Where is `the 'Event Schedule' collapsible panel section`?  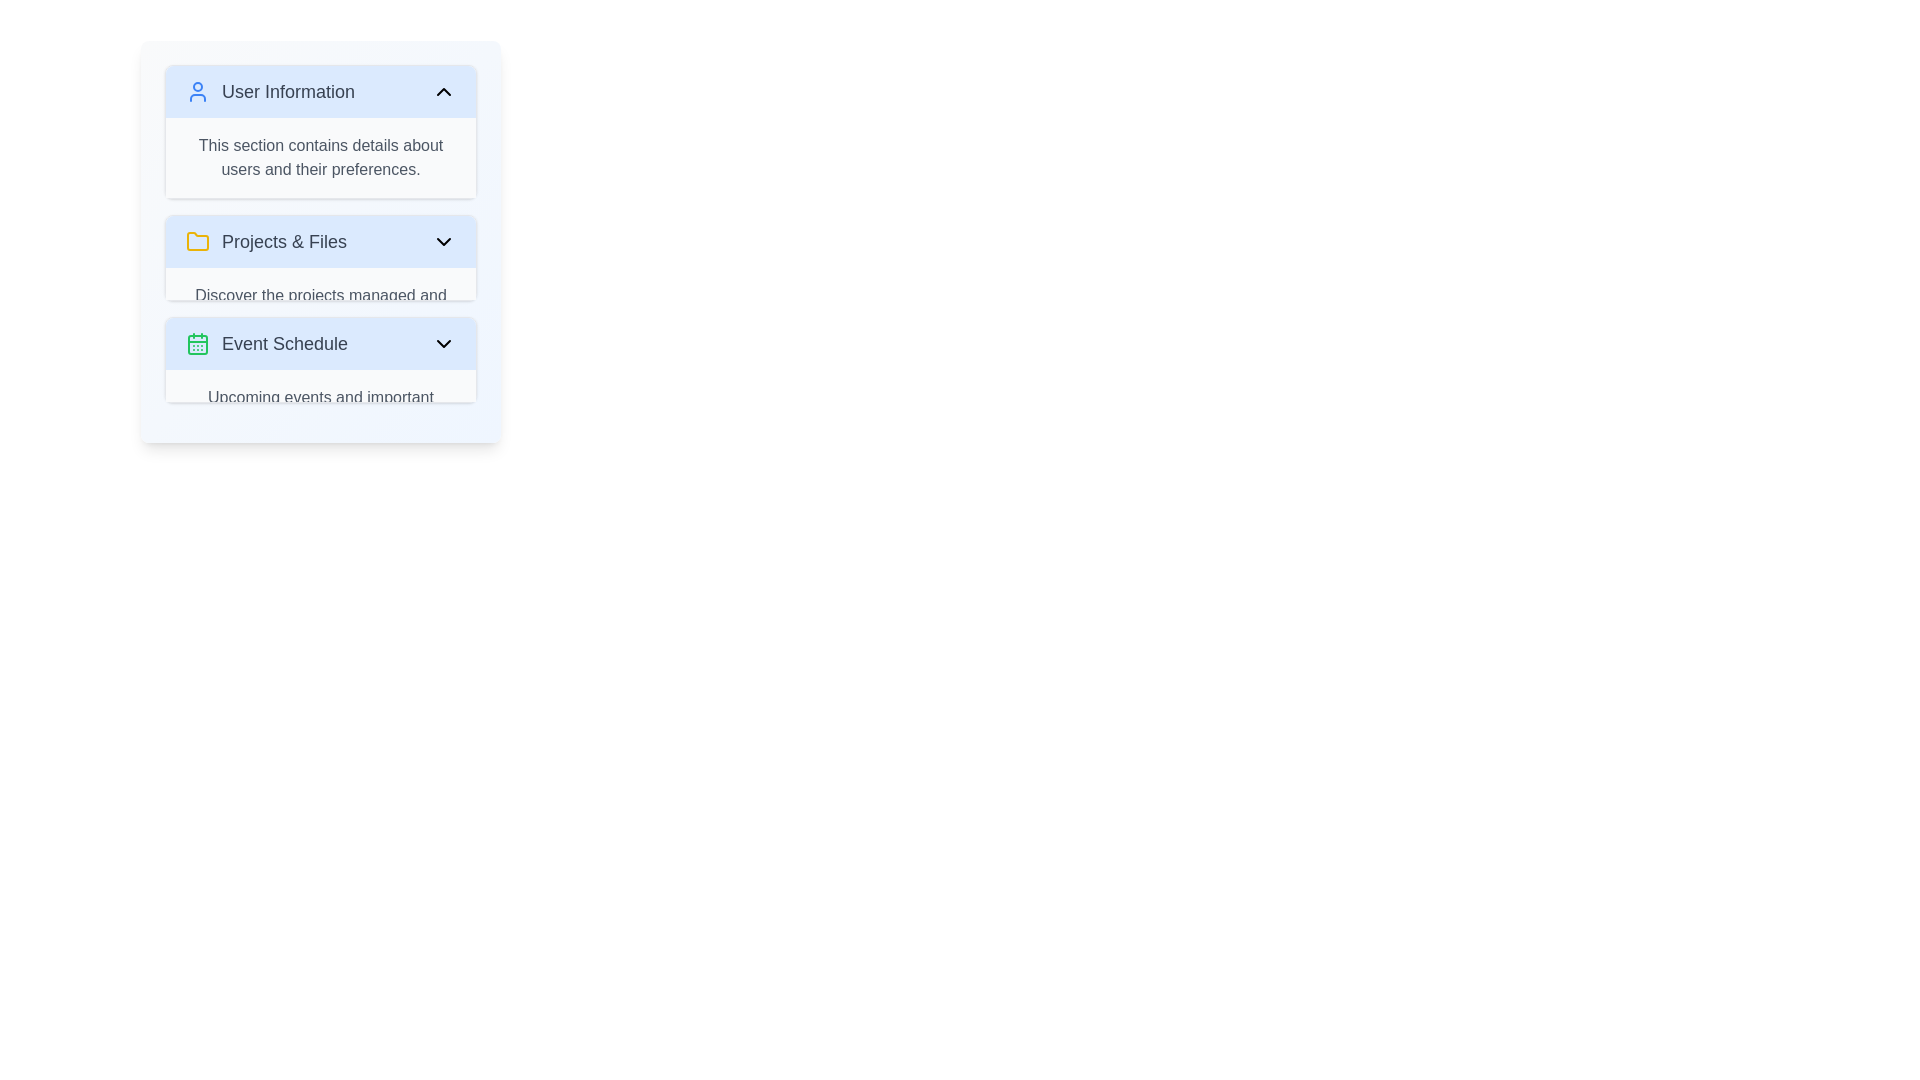
the 'Event Schedule' collapsible panel section is located at coordinates (321, 358).